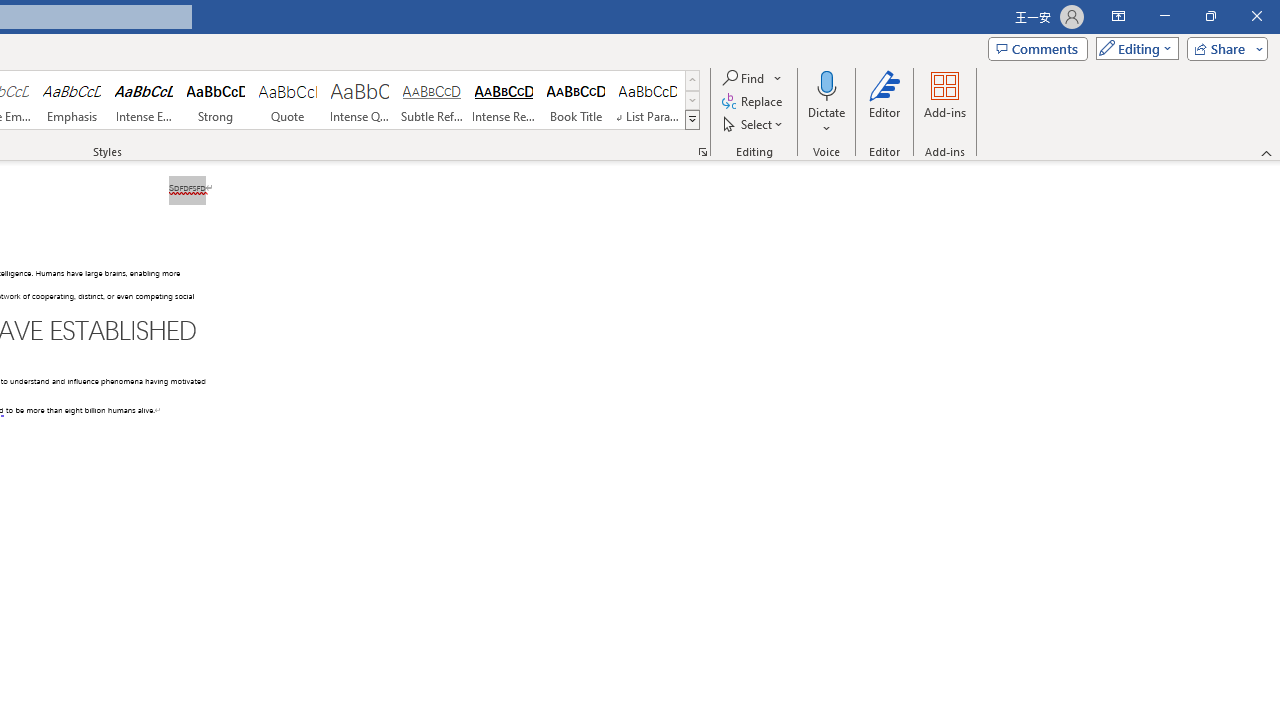 This screenshot has height=720, width=1280. Describe the element at coordinates (743, 77) in the screenshot. I see `'Find'` at that location.